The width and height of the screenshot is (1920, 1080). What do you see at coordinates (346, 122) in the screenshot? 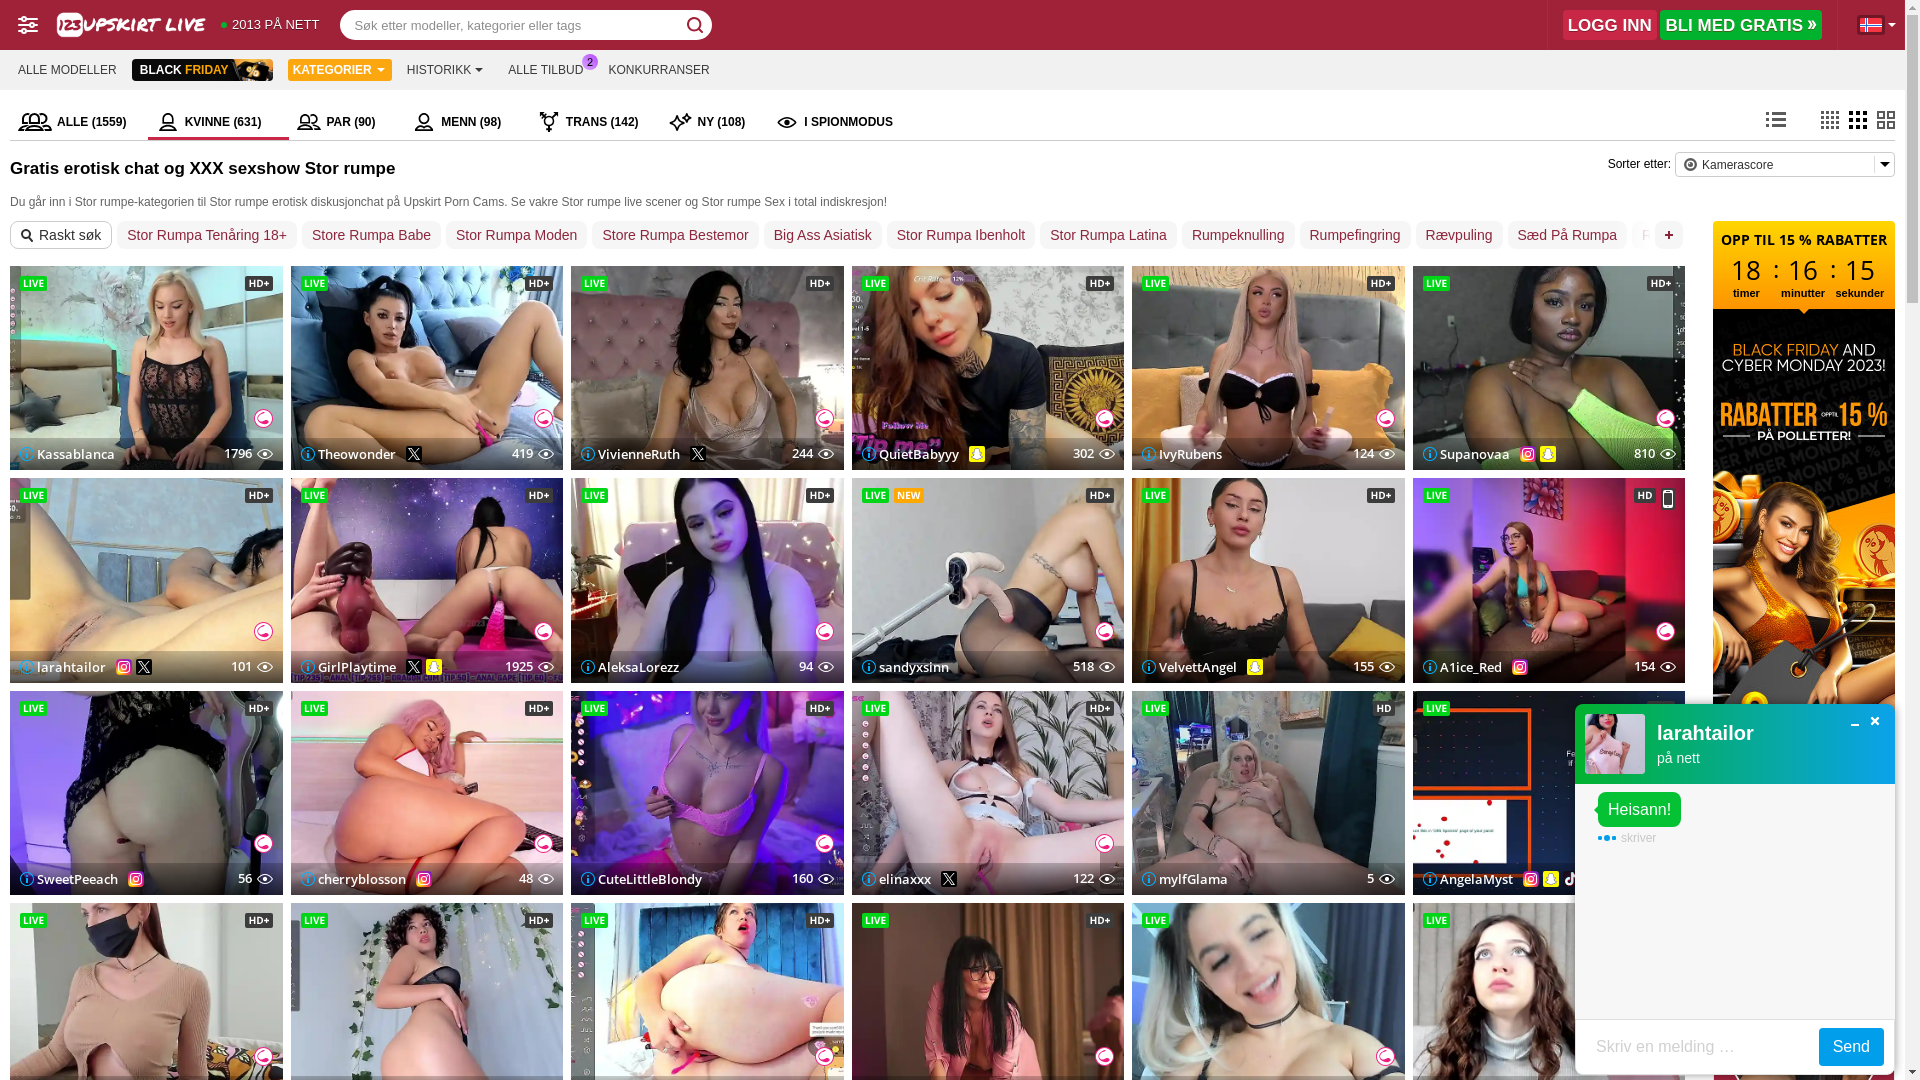
I see `'PAR (90)'` at bounding box center [346, 122].